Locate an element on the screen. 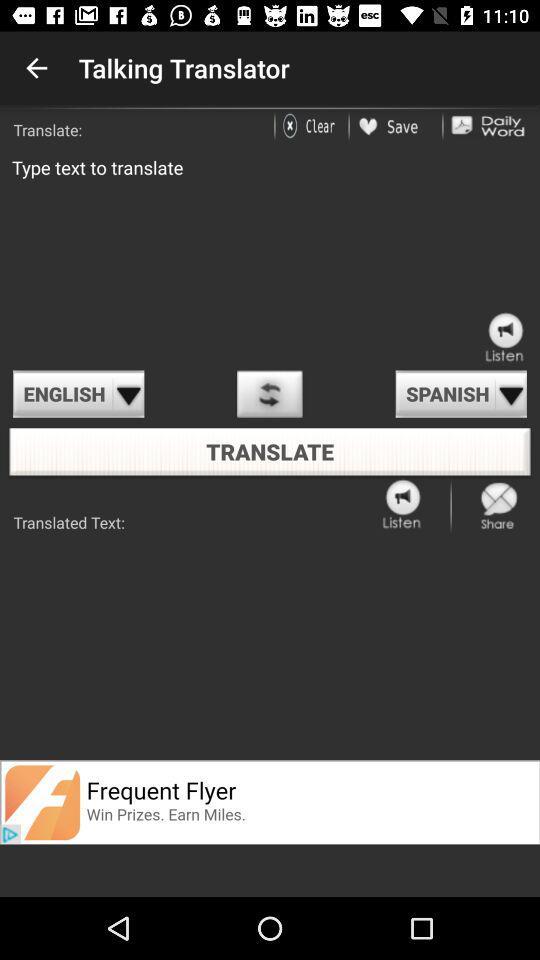  sepkar is located at coordinates (403, 504).